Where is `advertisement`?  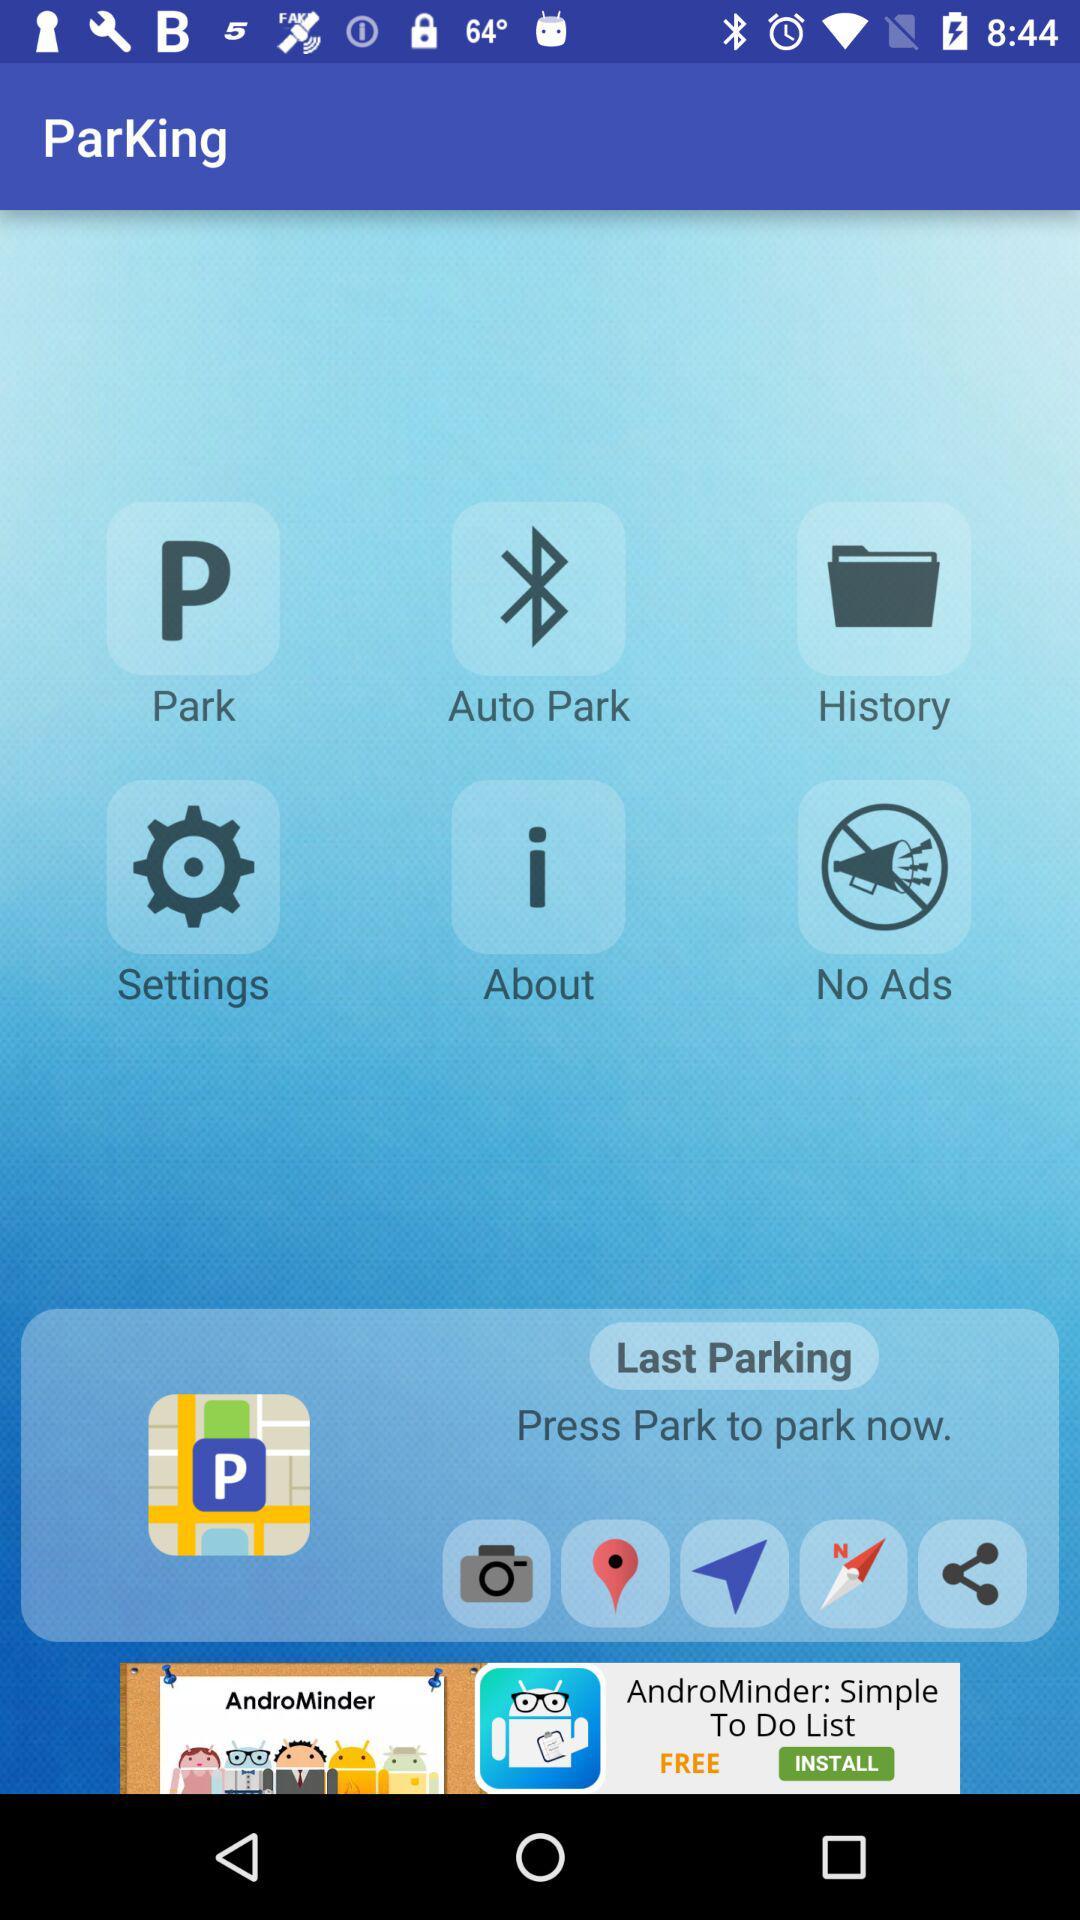 advertisement is located at coordinates (540, 1727).